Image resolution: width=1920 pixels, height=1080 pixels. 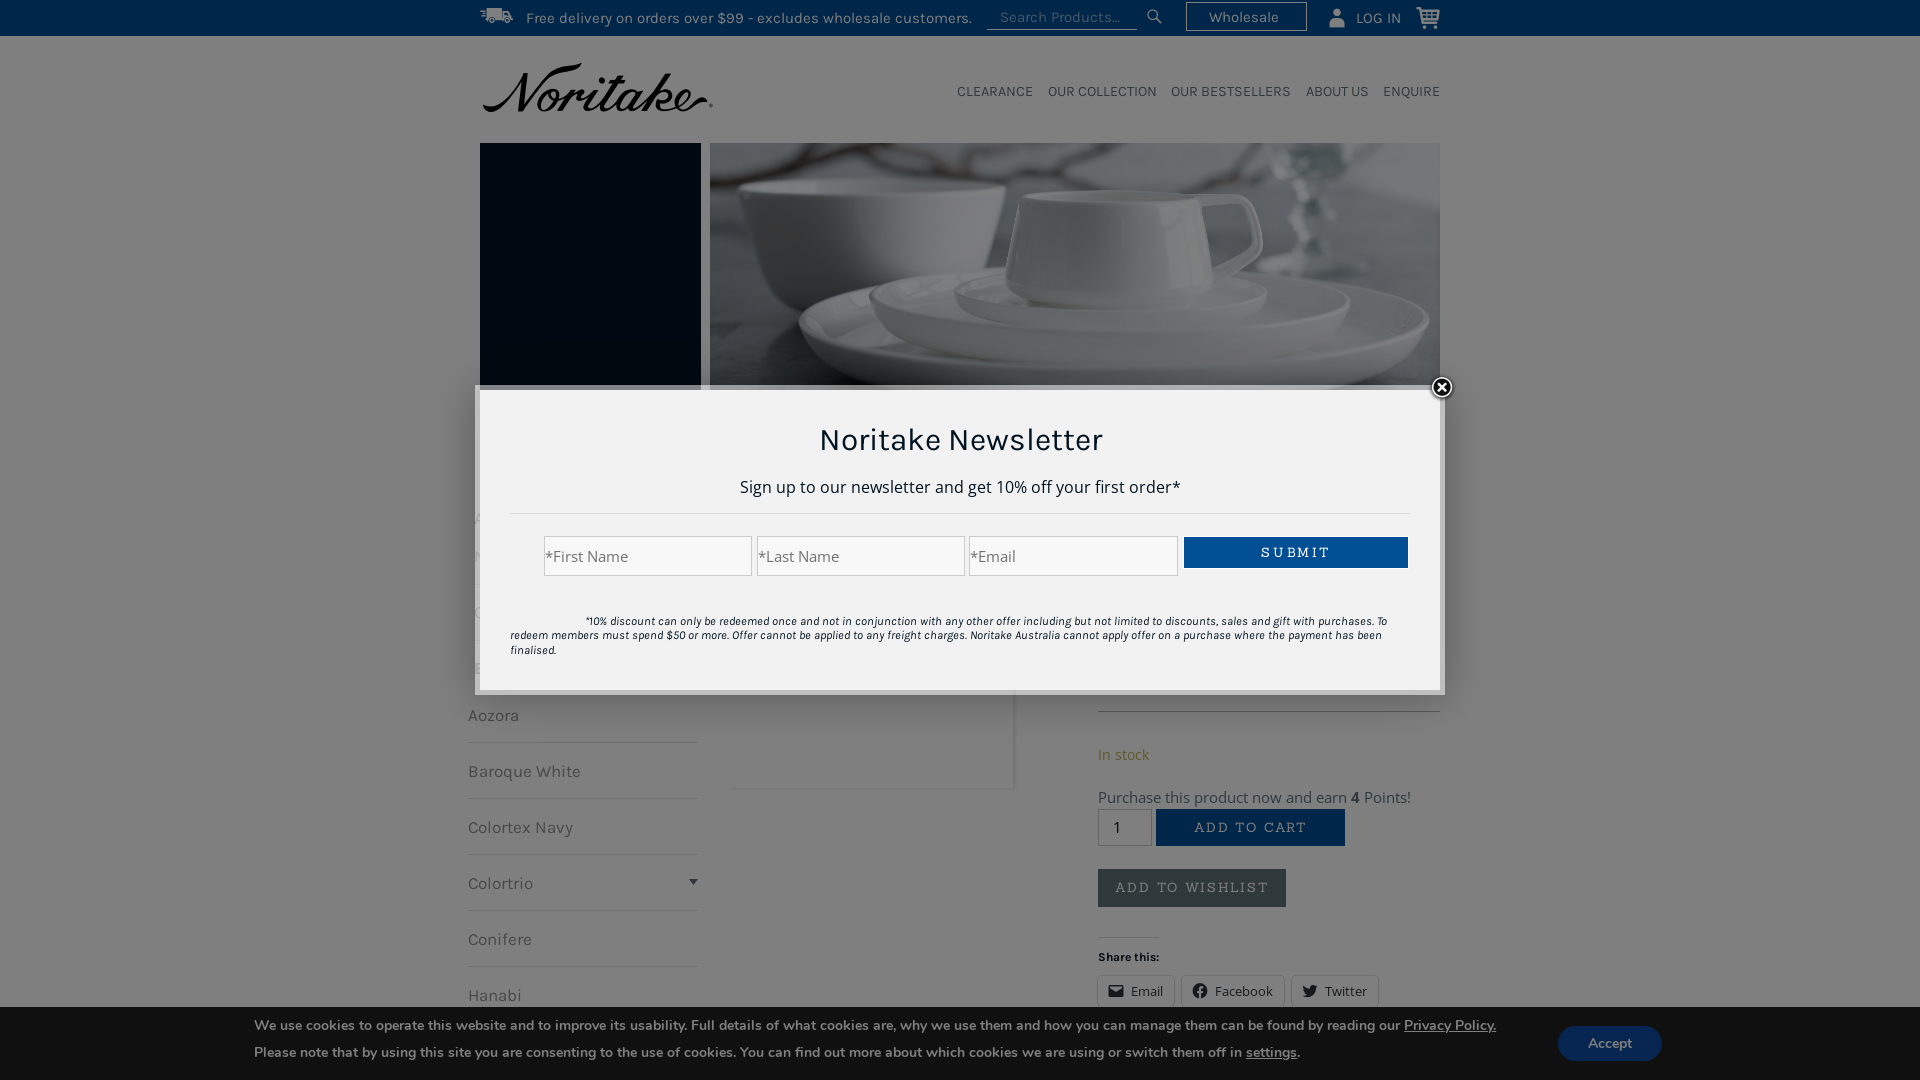 I want to click on 'OUR COLLECTION', so click(x=1093, y=92).